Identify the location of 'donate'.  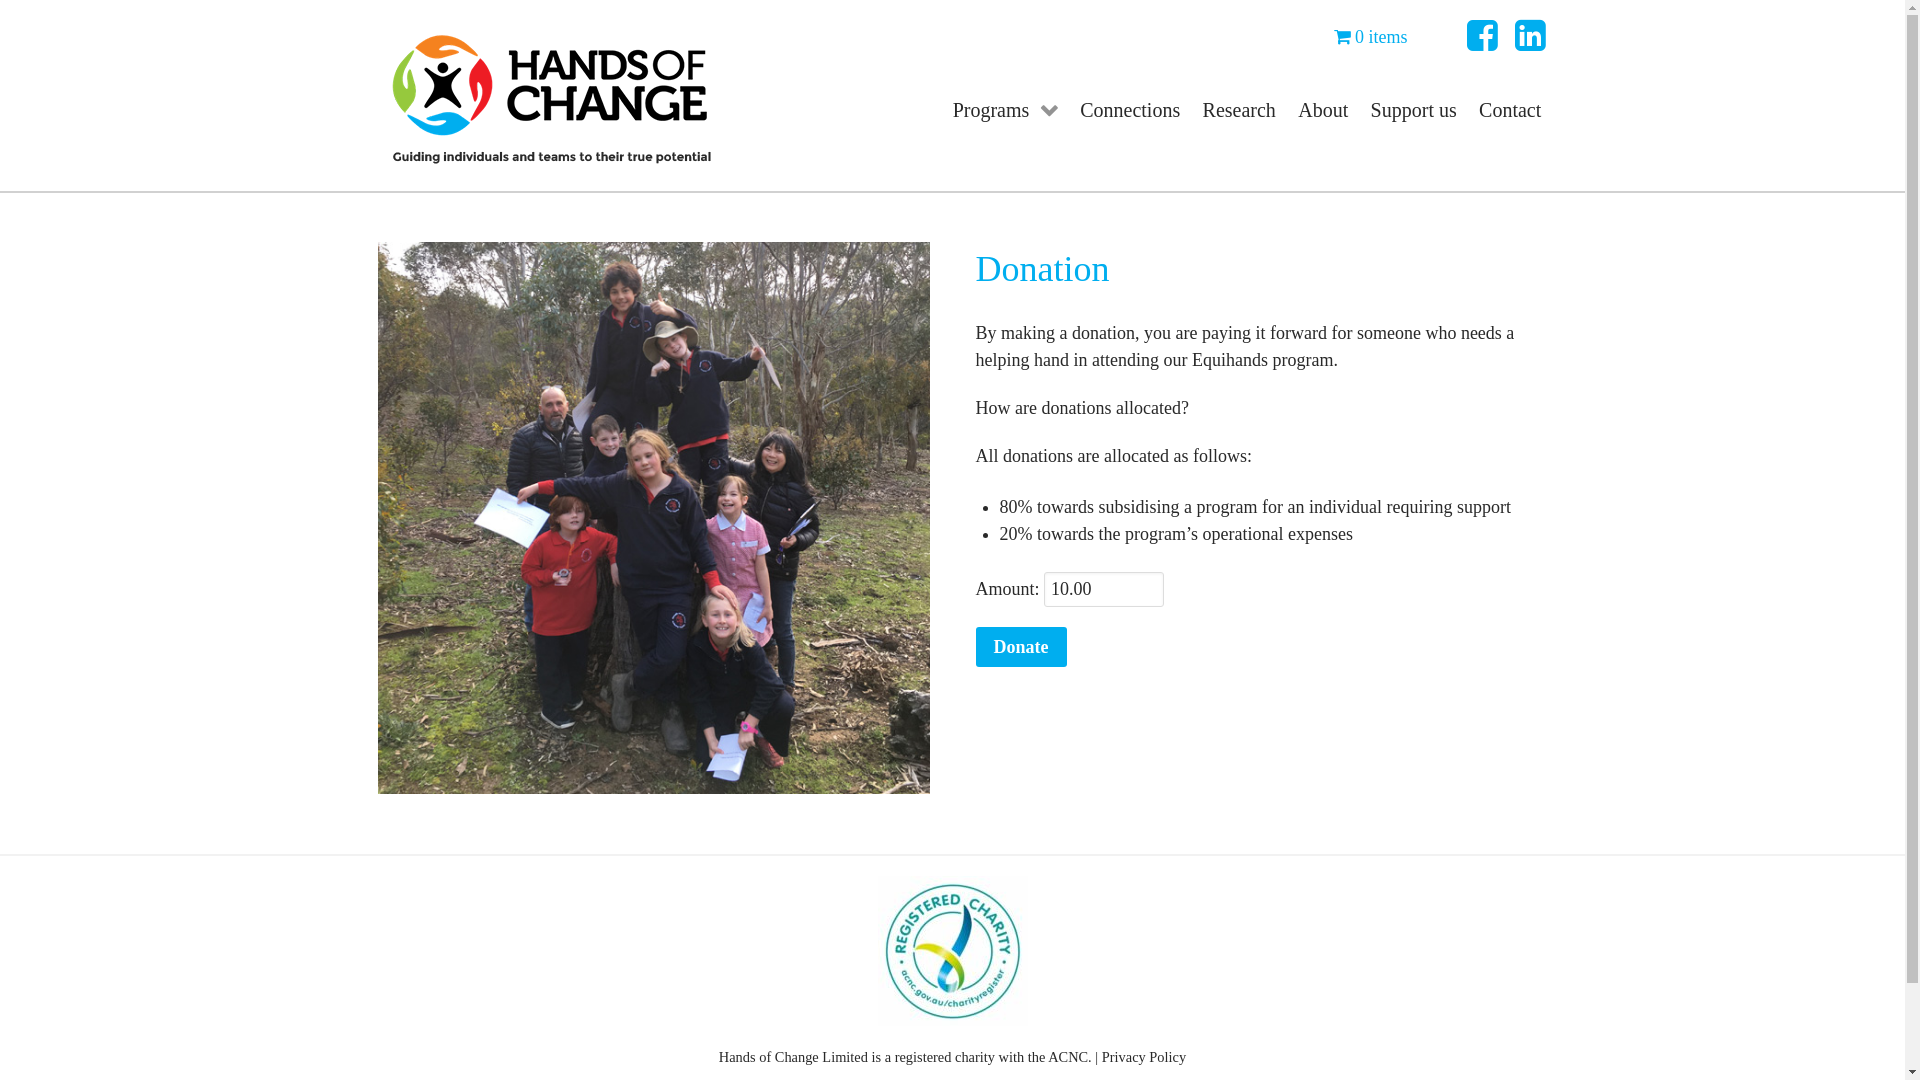
(653, 516).